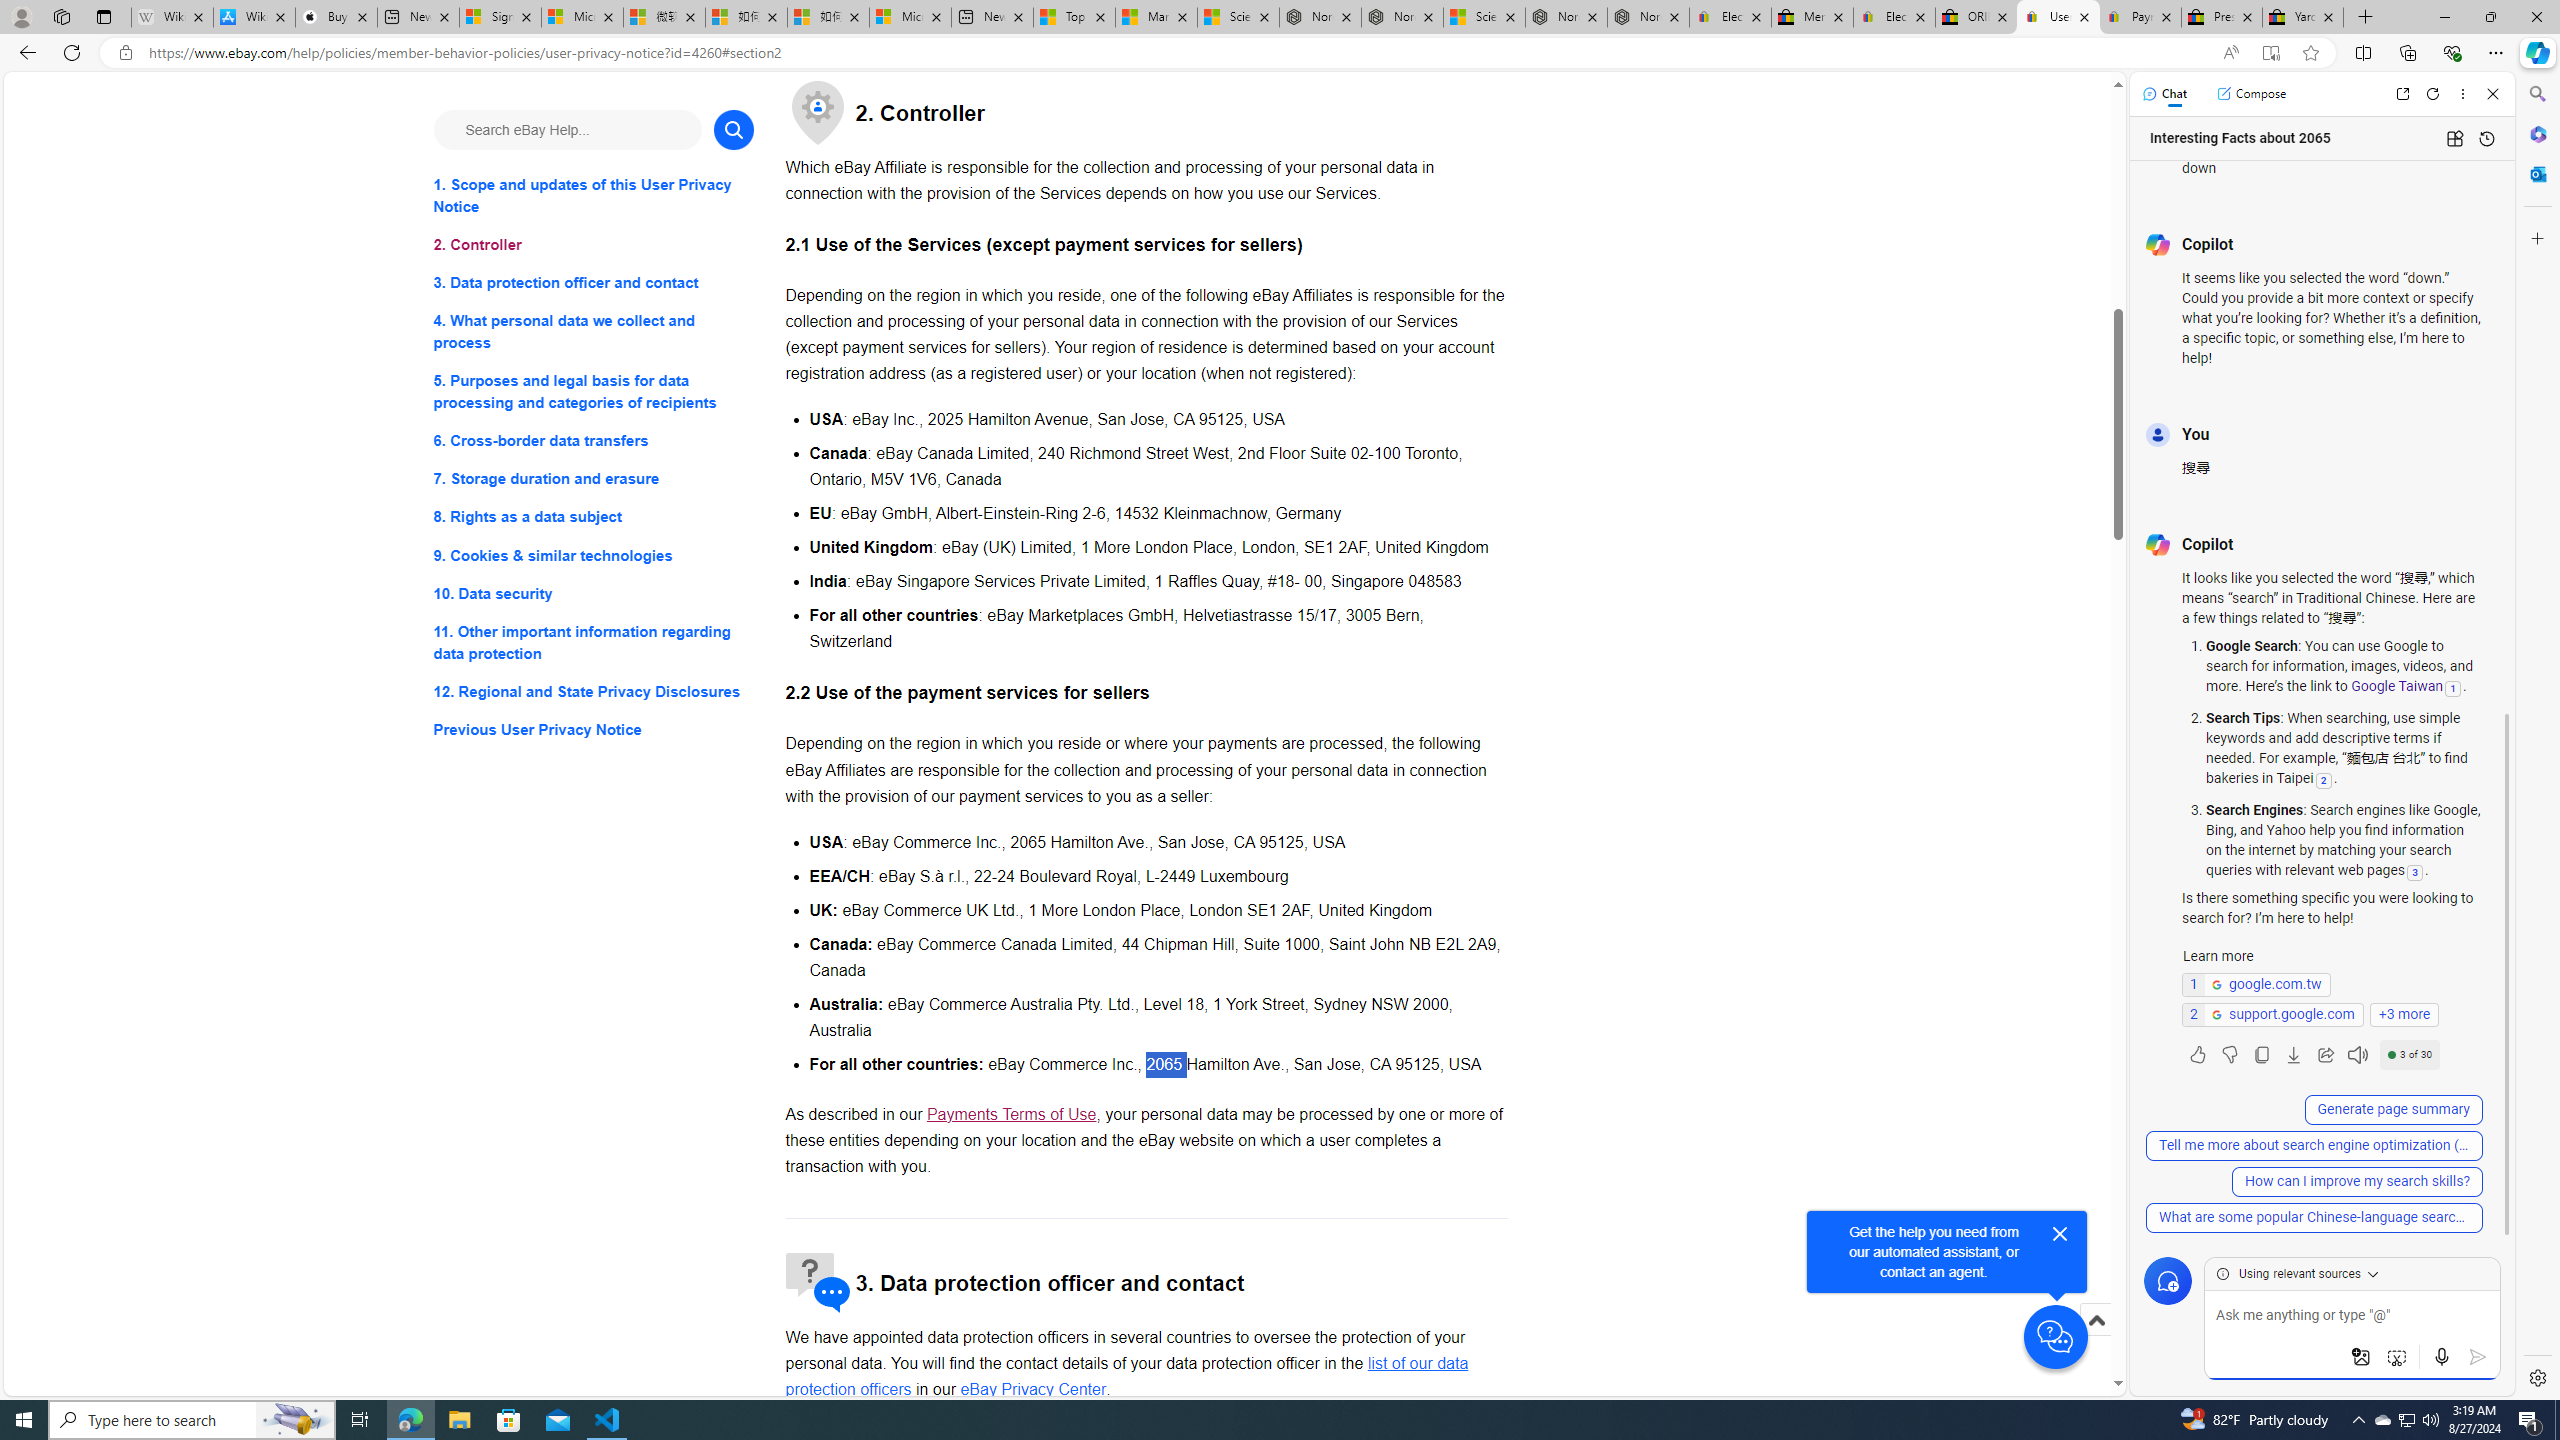 The image size is (2560, 1440). I want to click on '1. Scope and updates of this User Privacy Notice', so click(592, 195).